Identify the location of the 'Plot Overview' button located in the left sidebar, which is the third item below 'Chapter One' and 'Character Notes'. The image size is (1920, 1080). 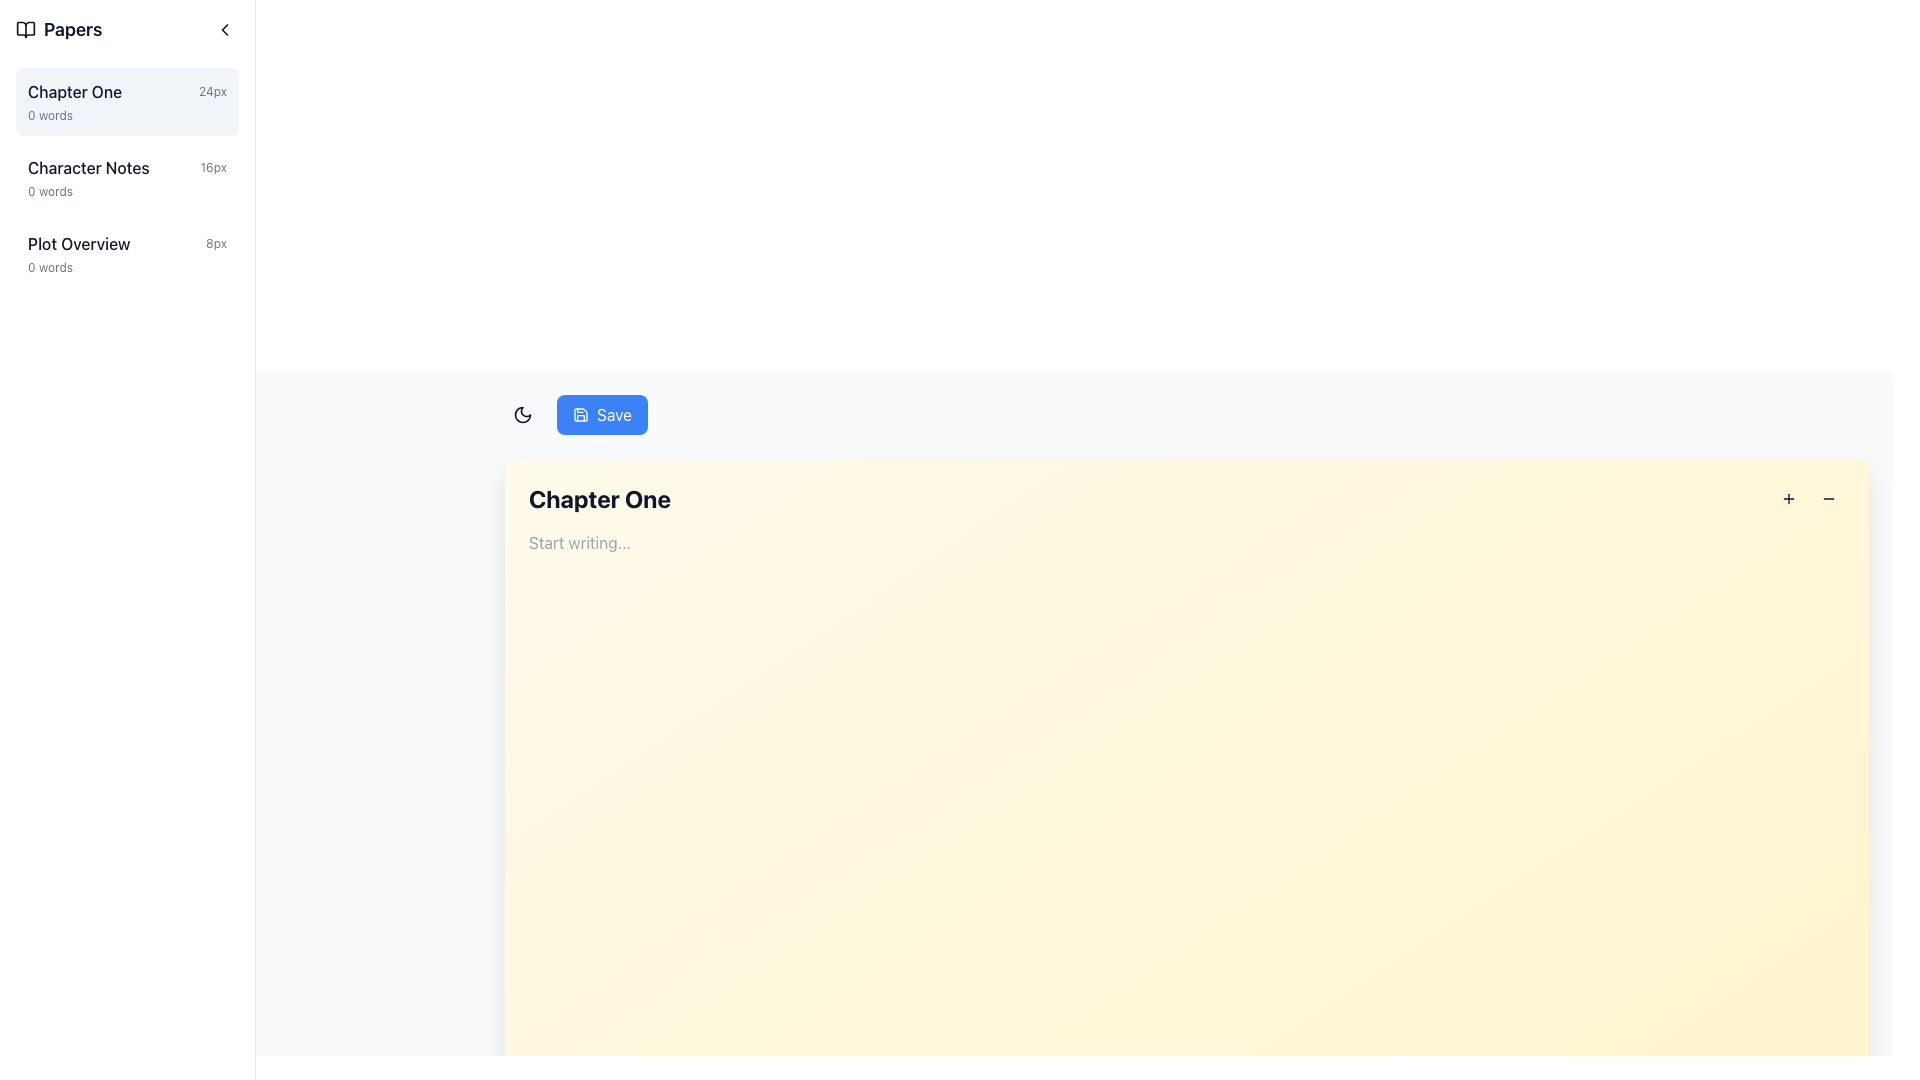
(126, 253).